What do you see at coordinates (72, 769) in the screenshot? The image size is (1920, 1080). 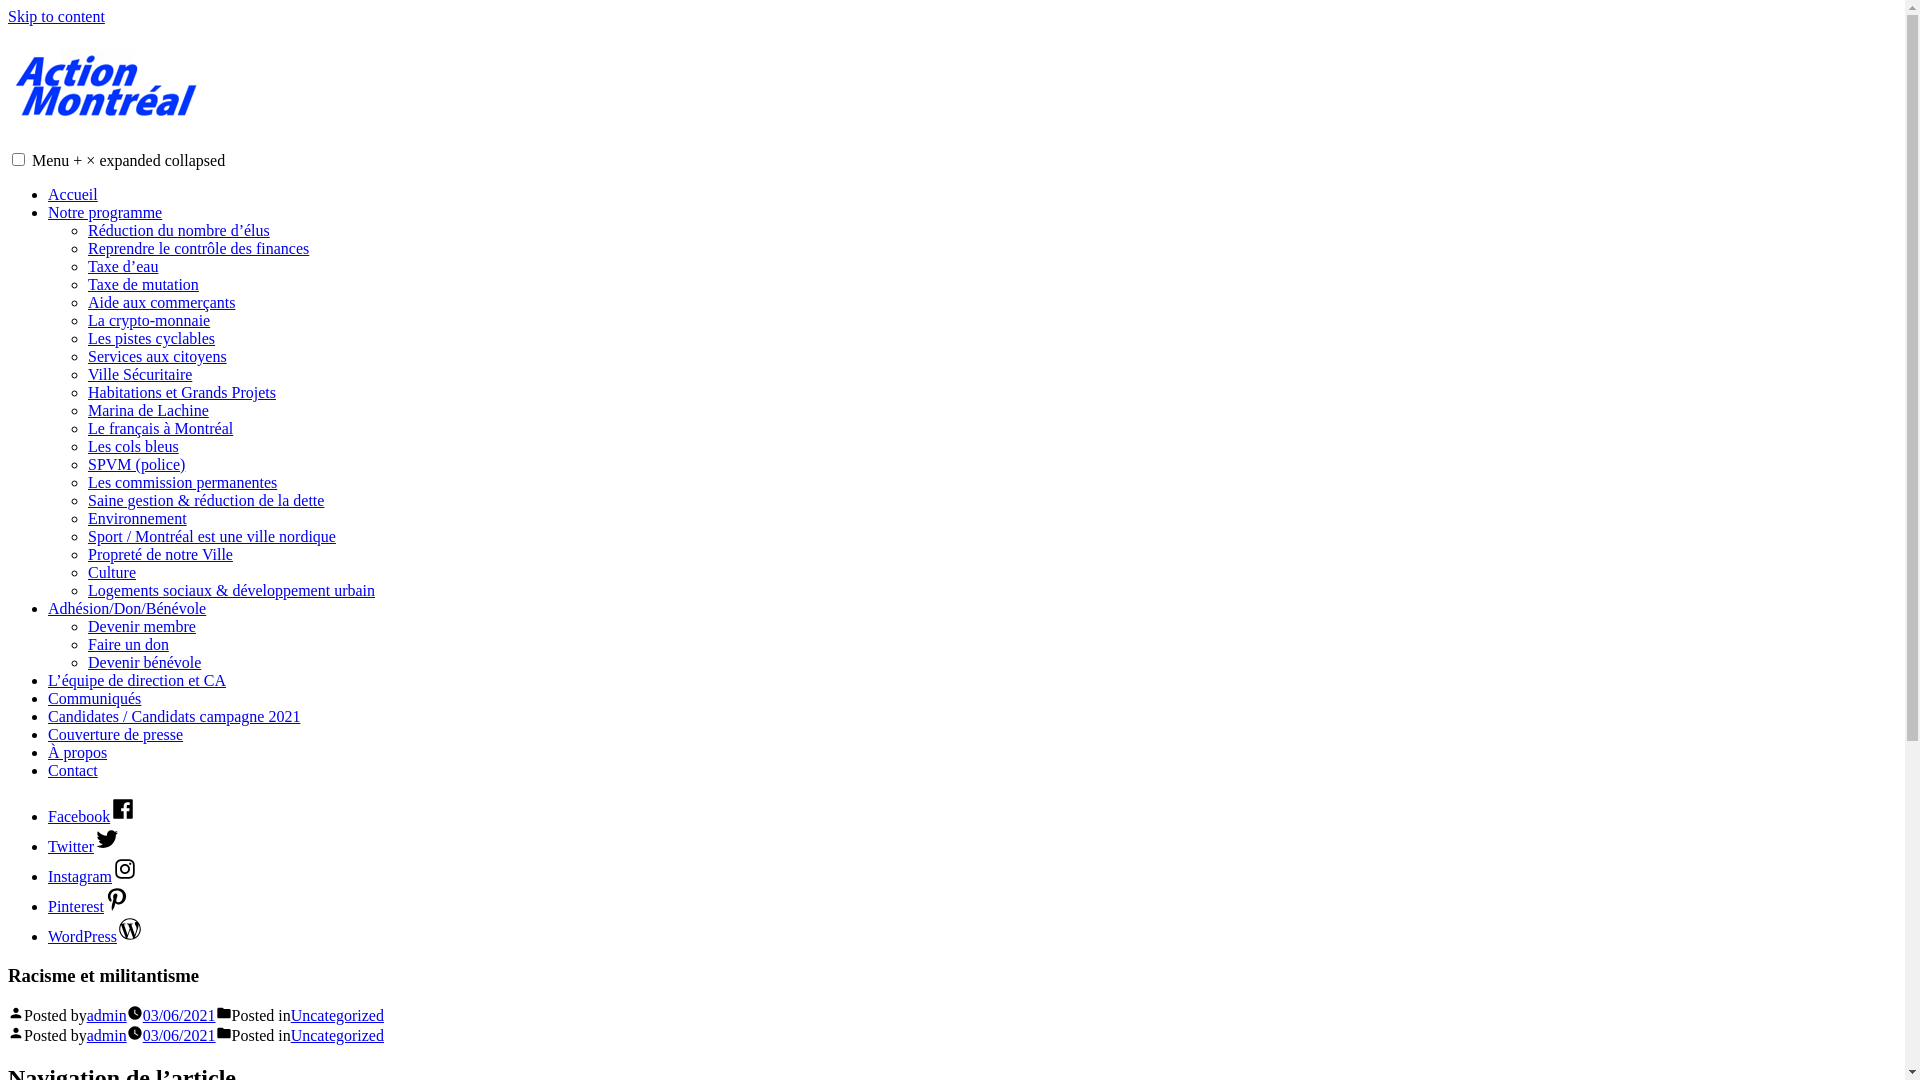 I see `'Contact'` at bounding box center [72, 769].